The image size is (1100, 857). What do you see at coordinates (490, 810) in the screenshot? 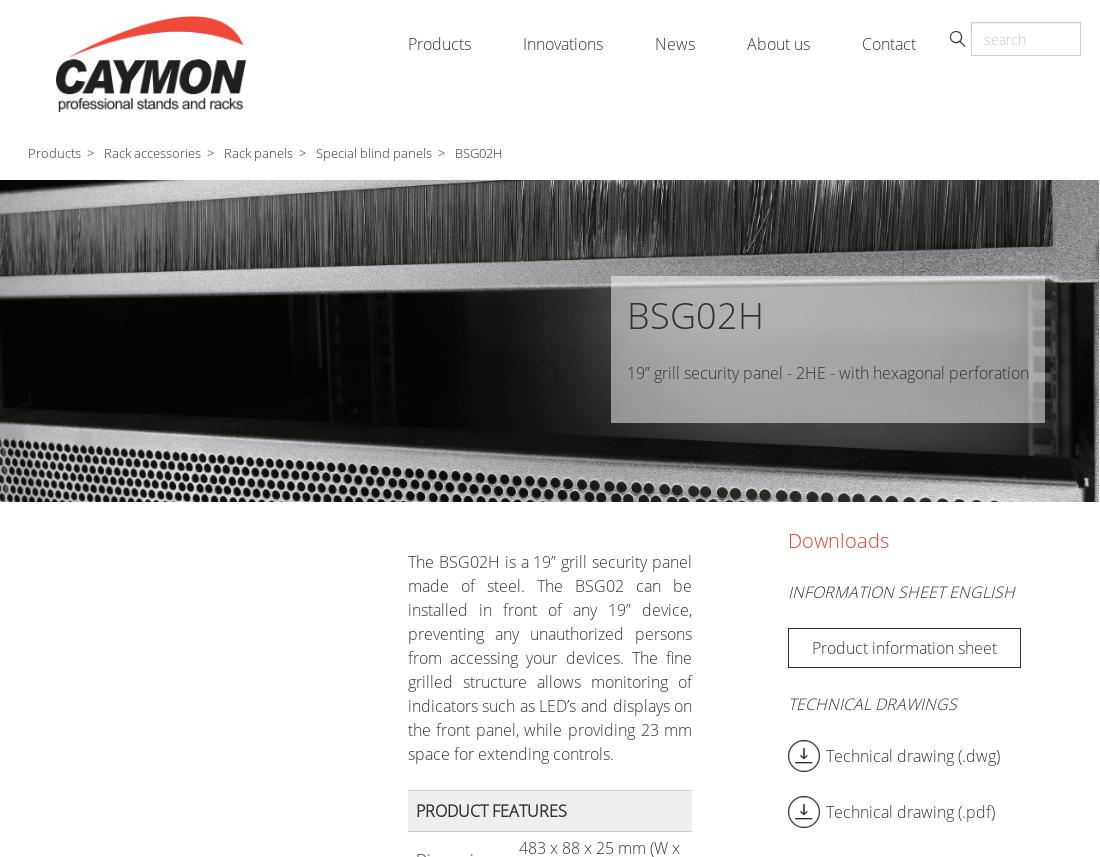
I see `'Product features'` at bounding box center [490, 810].